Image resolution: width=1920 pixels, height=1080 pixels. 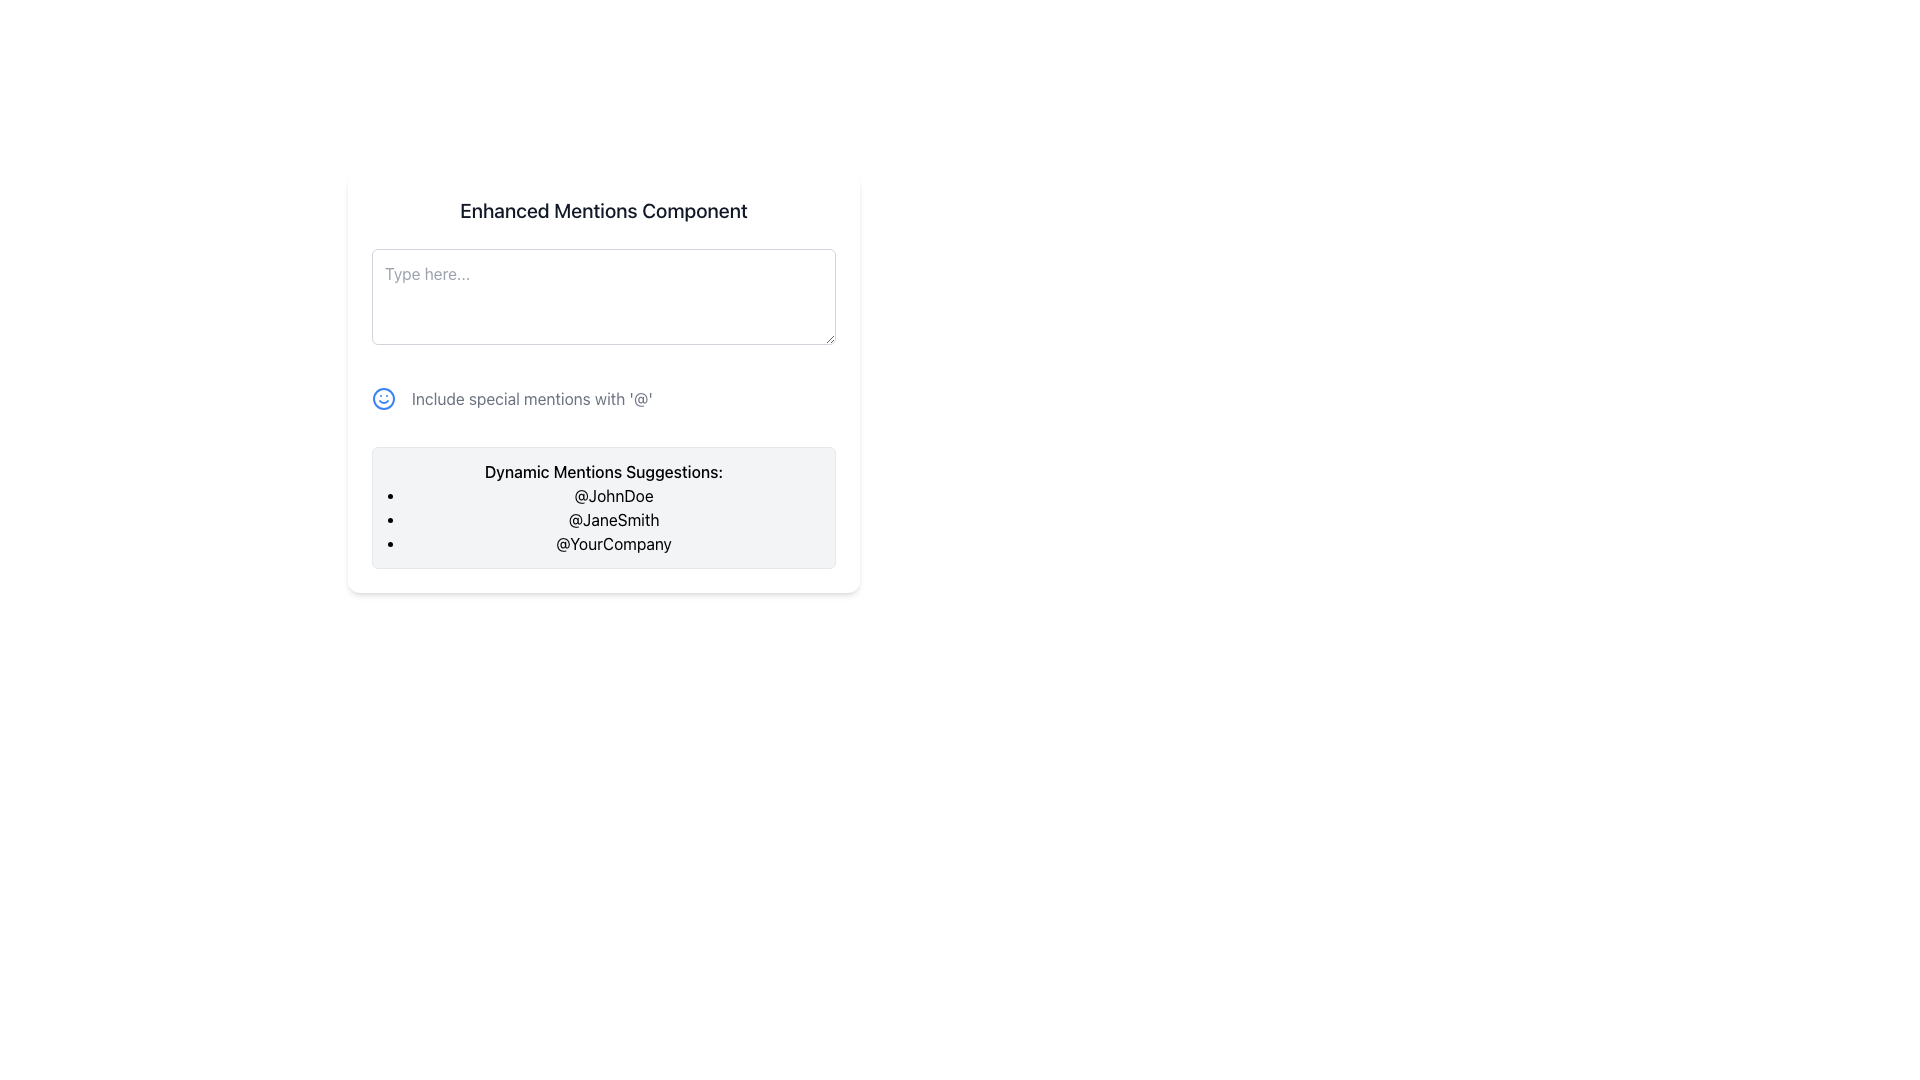 I want to click on the Text Header that introduces the section for dynamically suggested mentions, located above the items '@JohnDoe', '@JaneSmith', and '@YourCompany', so click(x=603, y=471).